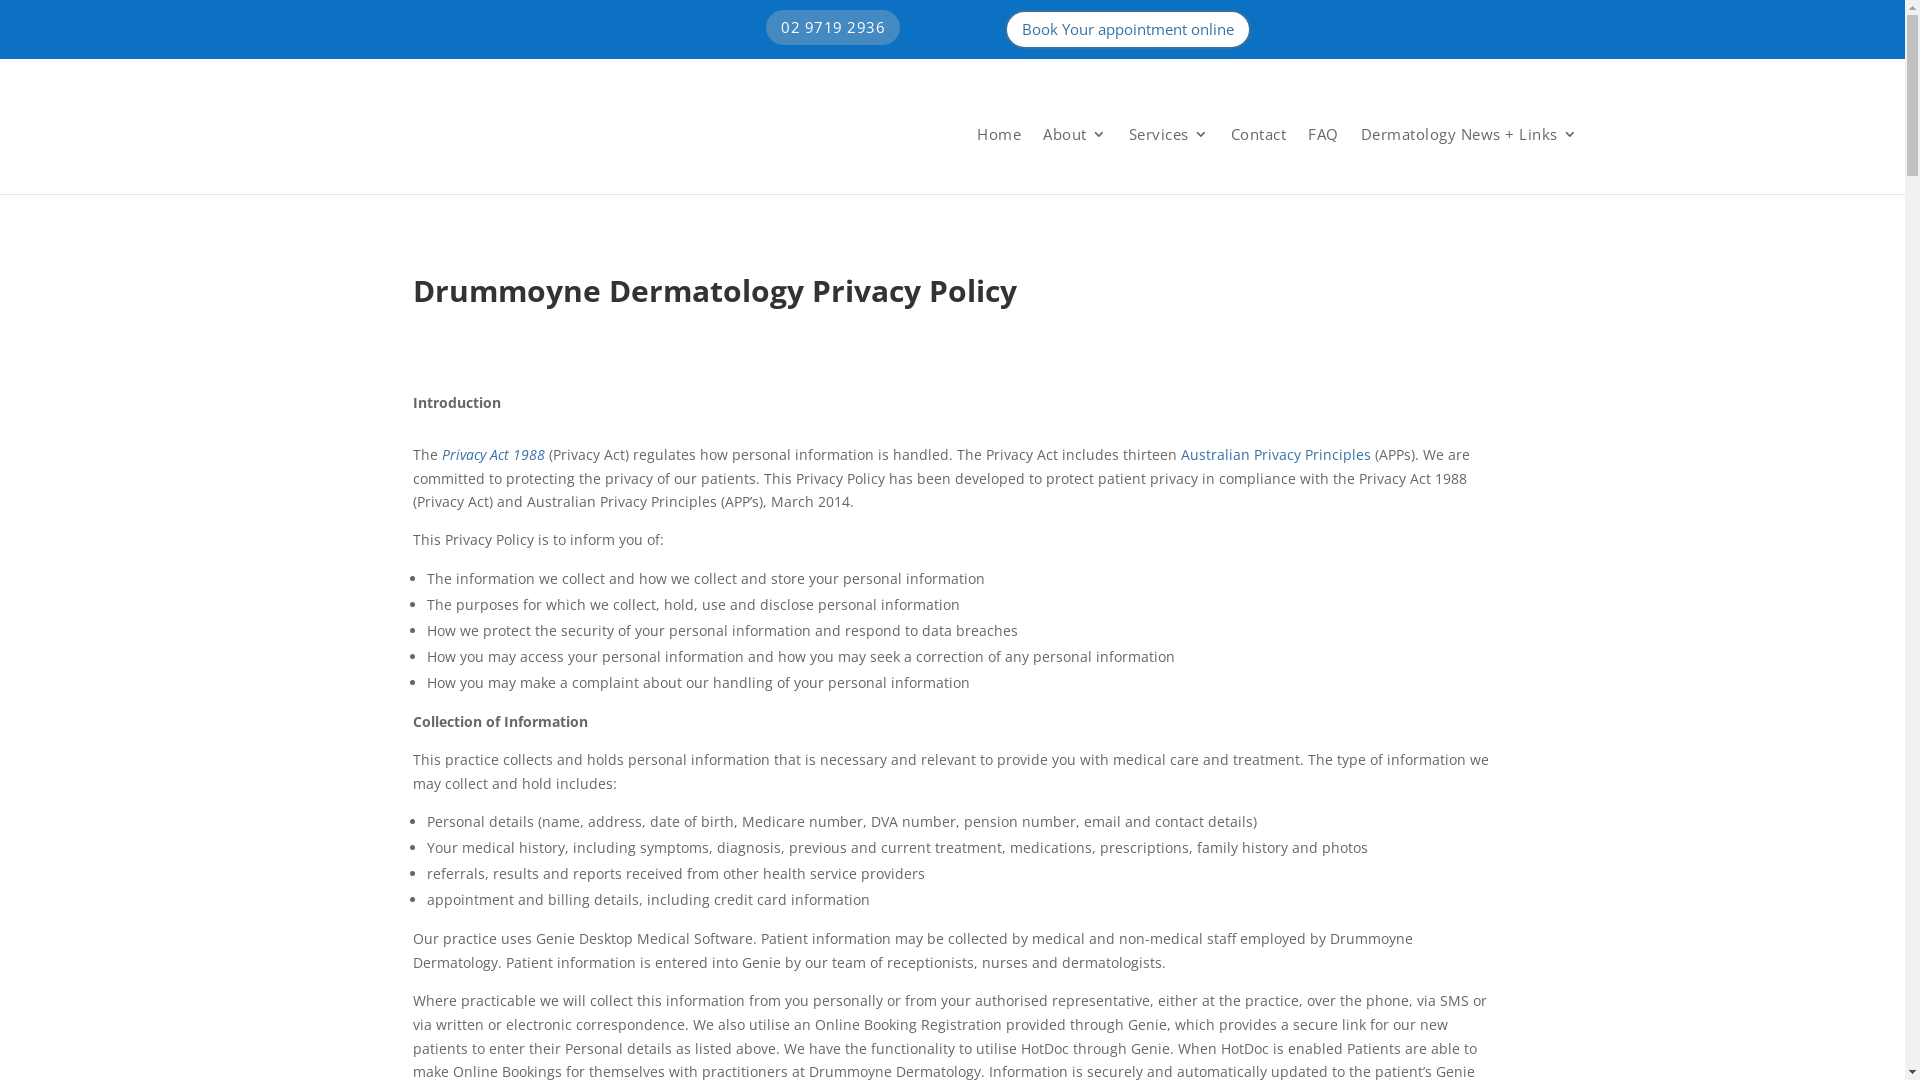 This screenshot has width=1920, height=1080. I want to click on 'Australian Privacy Principles', so click(1274, 454).